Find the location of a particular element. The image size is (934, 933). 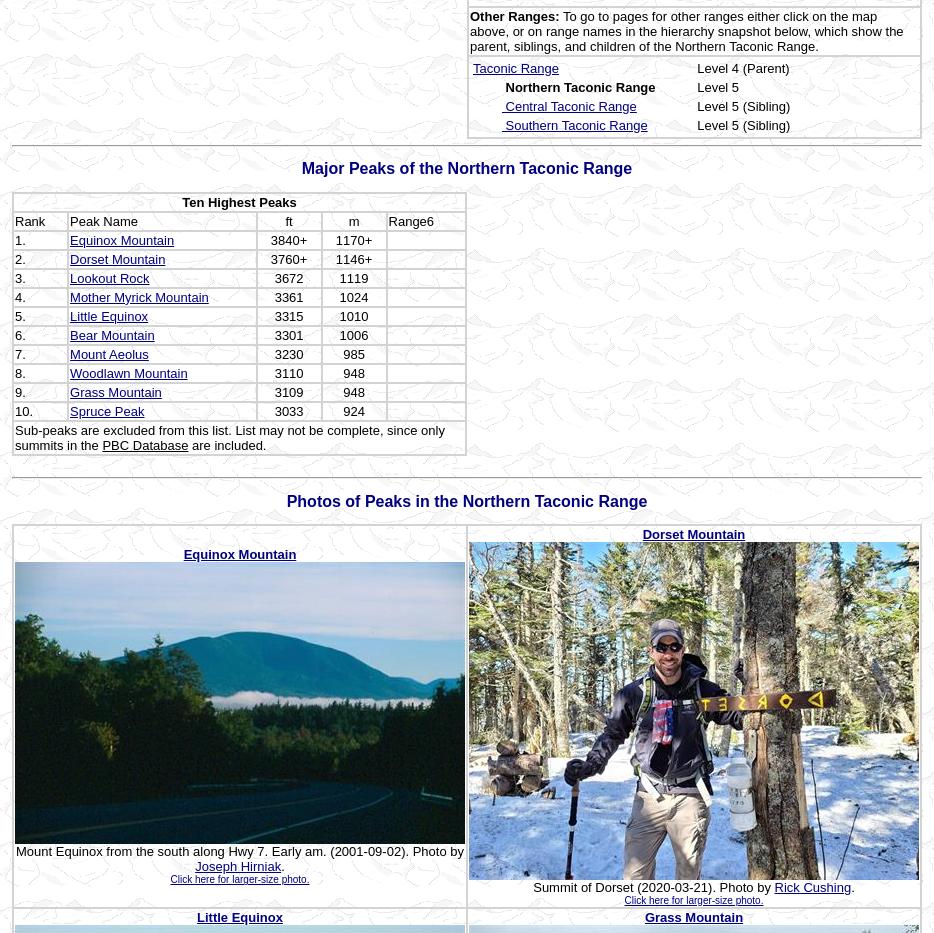

'Rick Cushing' is located at coordinates (812, 886).